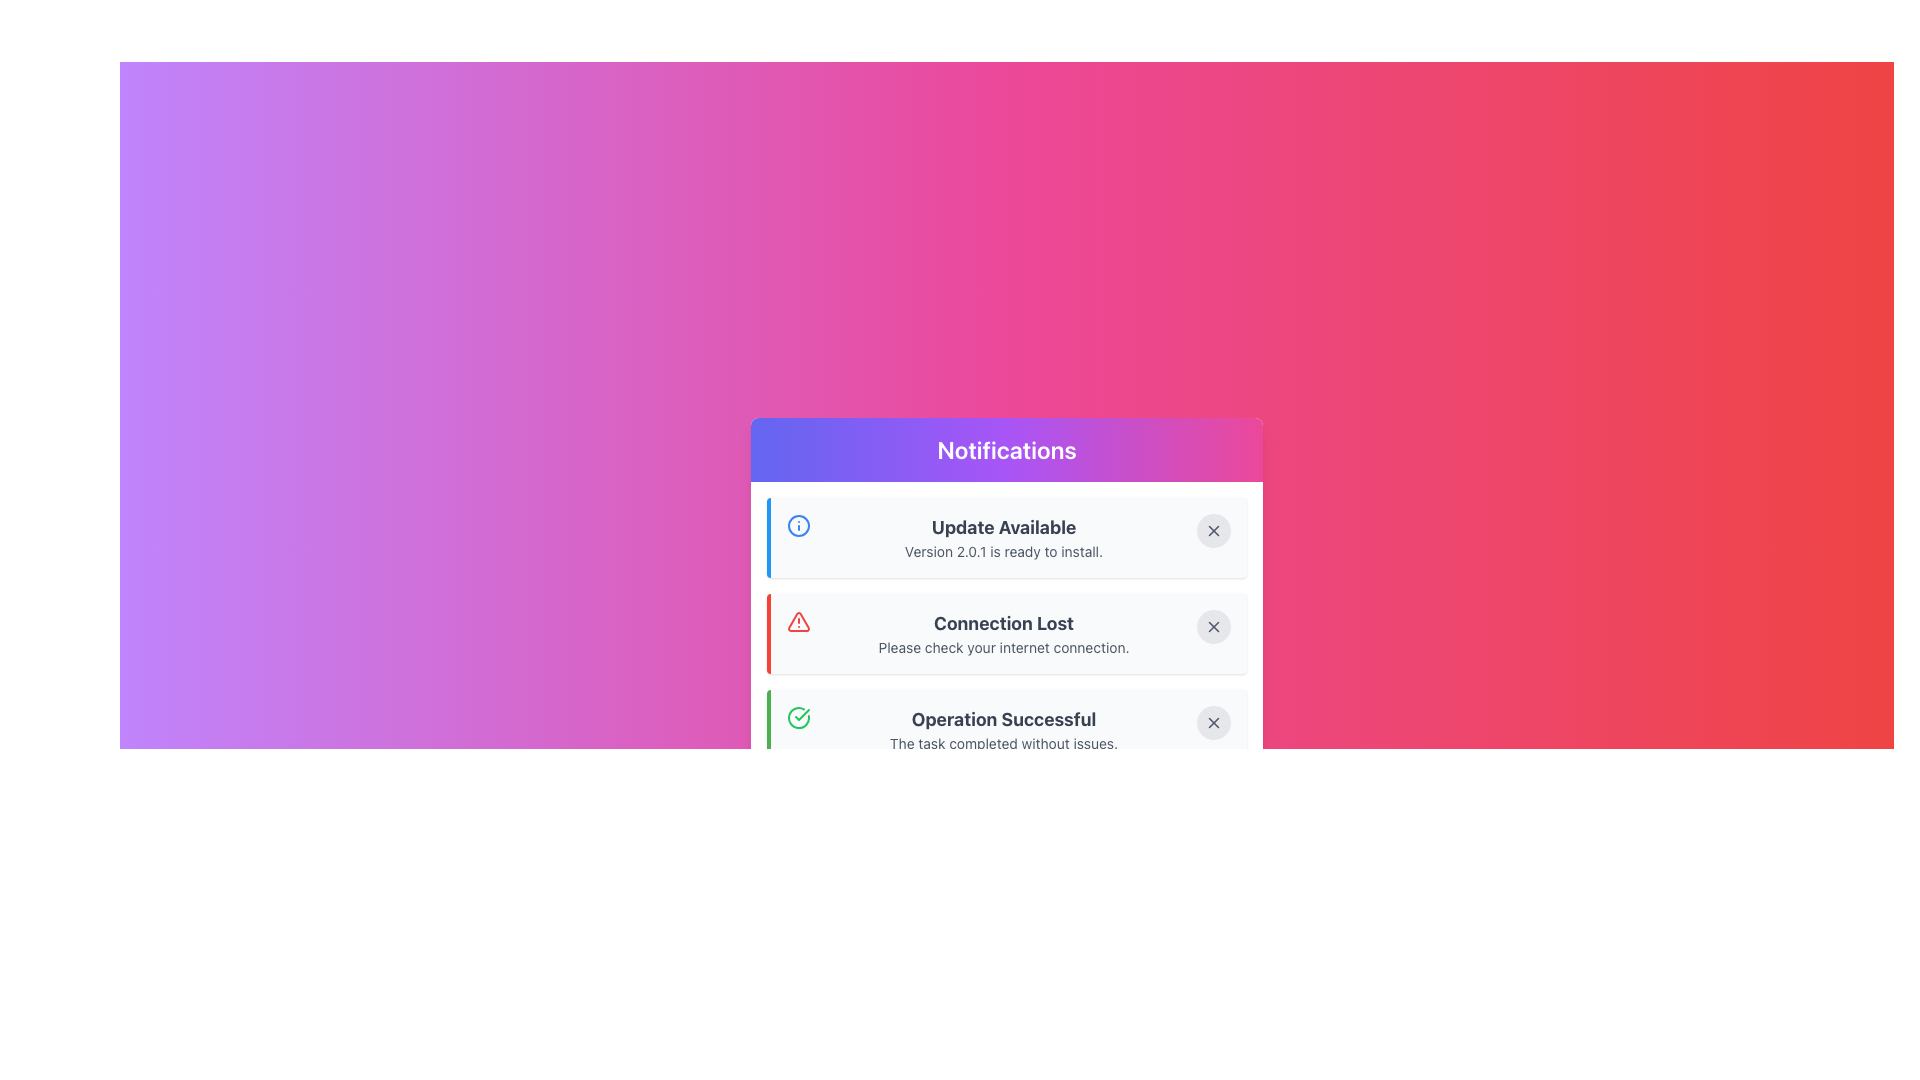 This screenshot has height=1080, width=1920. What do you see at coordinates (1213, 626) in the screenshot?
I see `the dismiss icon resembling the letter 'X' located in the top right corner of the second notification item under the 'Connection Lost' section` at bounding box center [1213, 626].